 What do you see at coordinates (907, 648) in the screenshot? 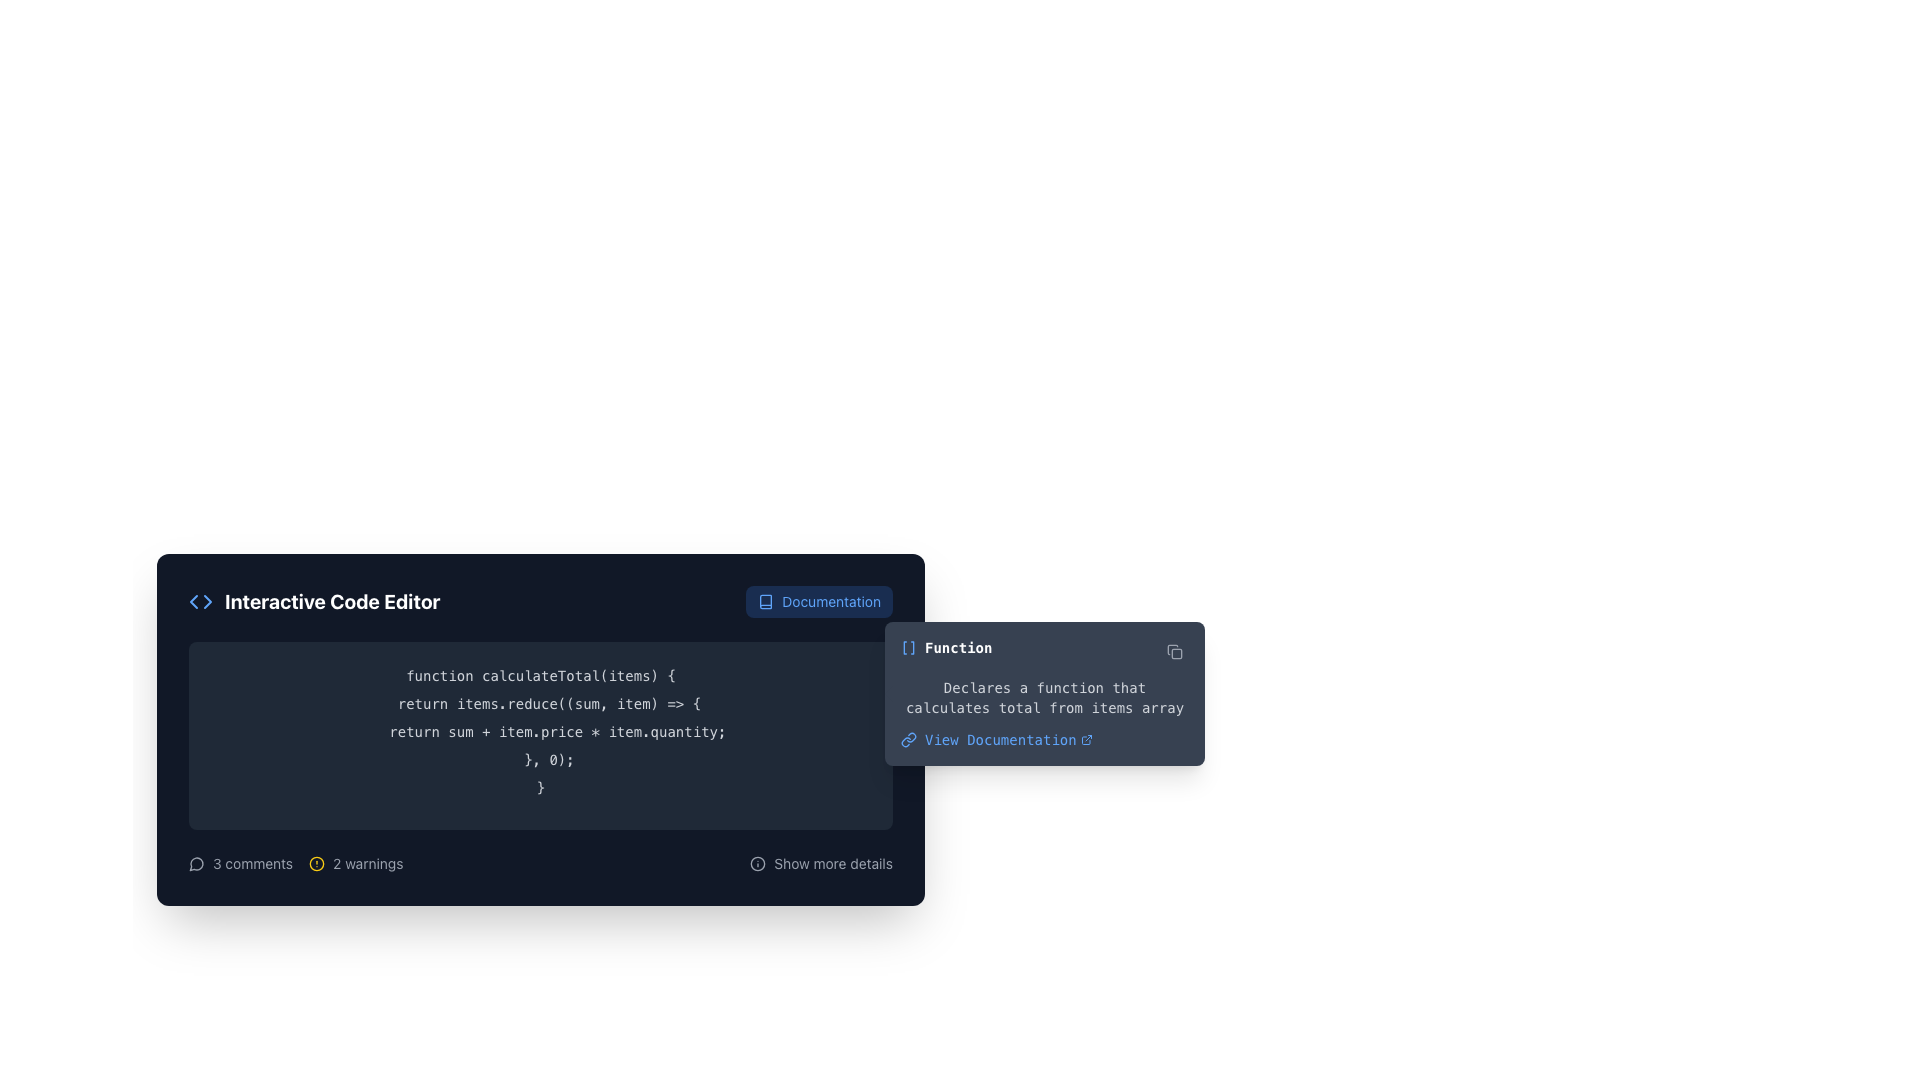
I see `the SVG icon representing brackets, which is positioned to the left of the text label 'Function', to focus on the associated function` at bounding box center [907, 648].